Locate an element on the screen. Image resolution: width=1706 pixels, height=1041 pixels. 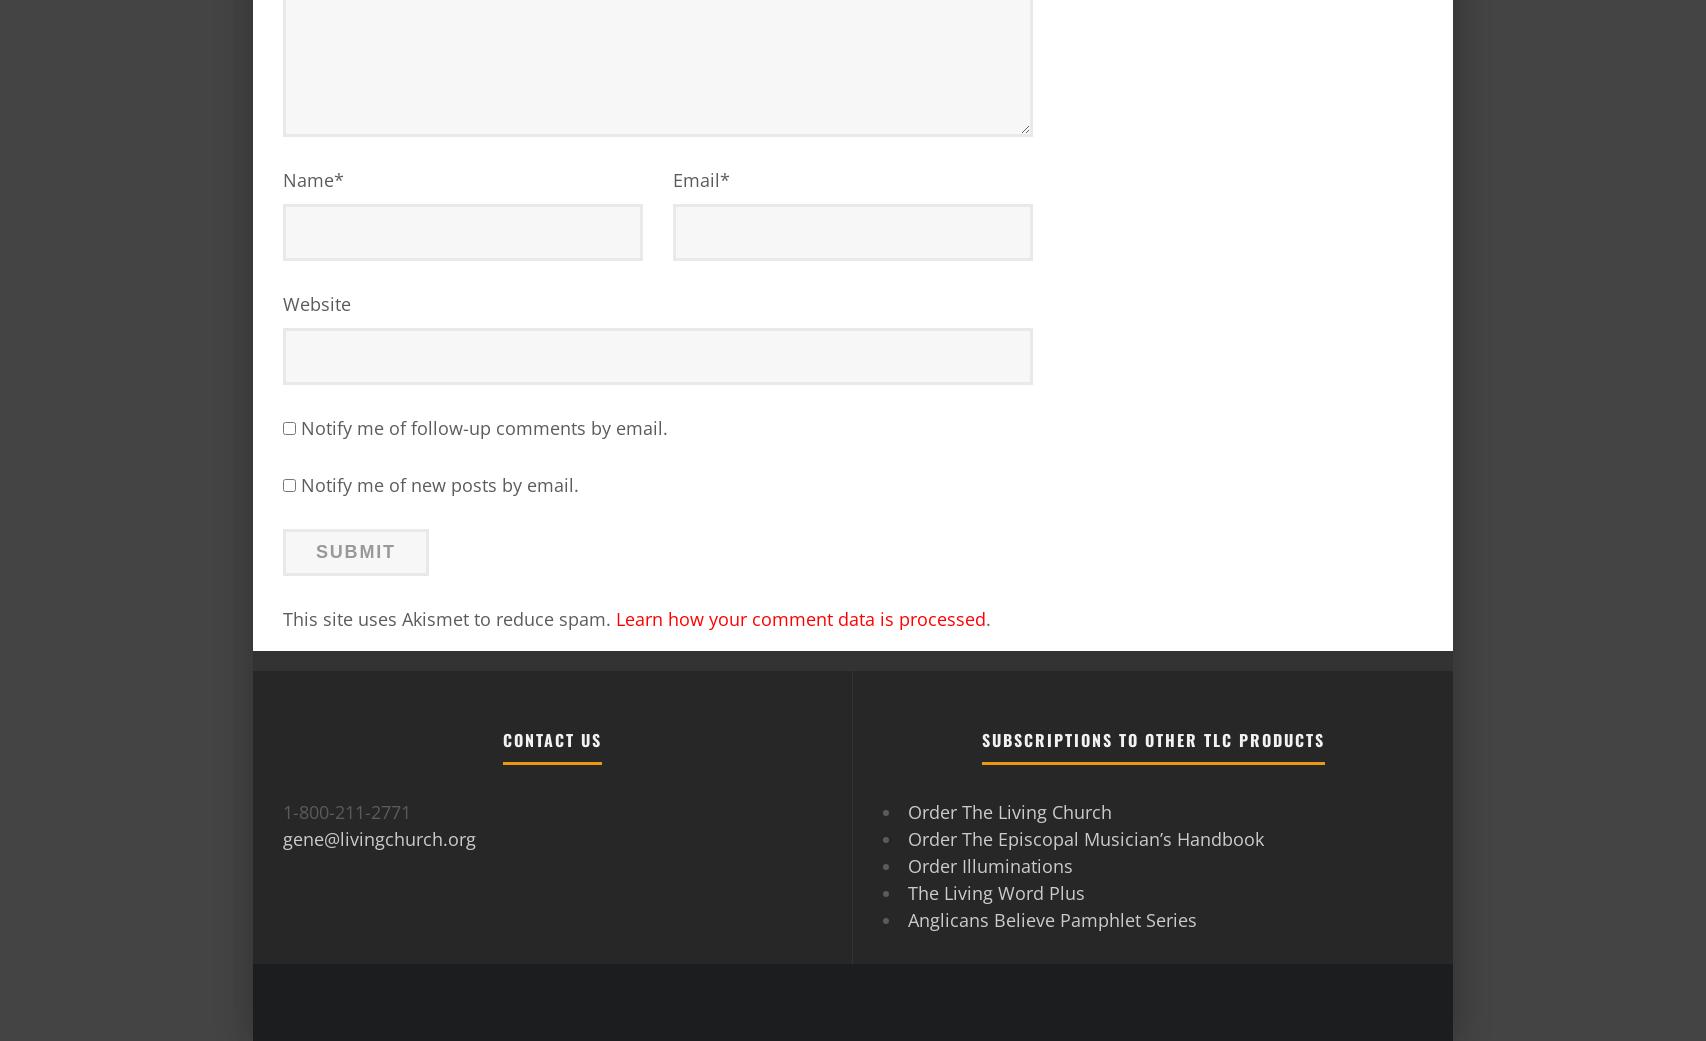
'Learn how your comment data is processed' is located at coordinates (799, 618).